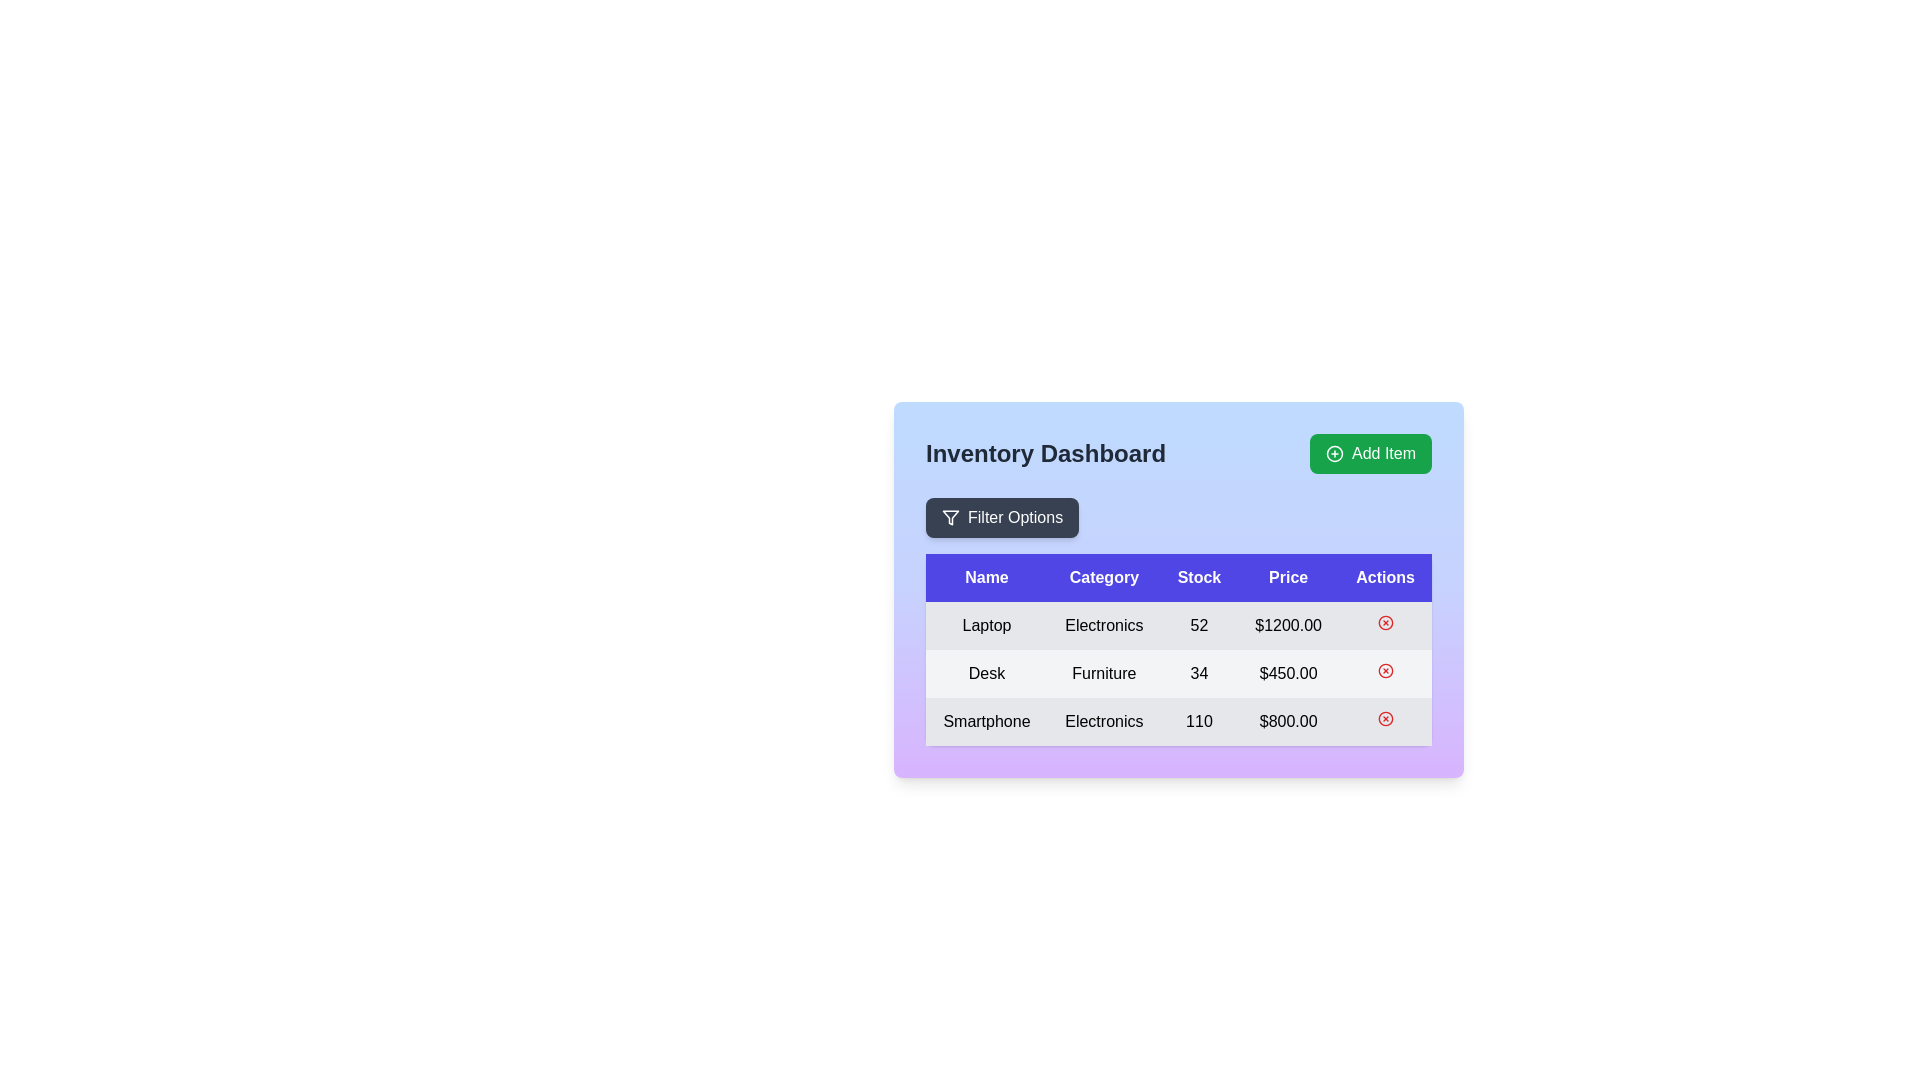  What do you see at coordinates (987, 624) in the screenshot?
I see `the text label 'Laptop' which is styled in black font and located in the first column of the first row of a table, under the header 'Name'` at bounding box center [987, 624].